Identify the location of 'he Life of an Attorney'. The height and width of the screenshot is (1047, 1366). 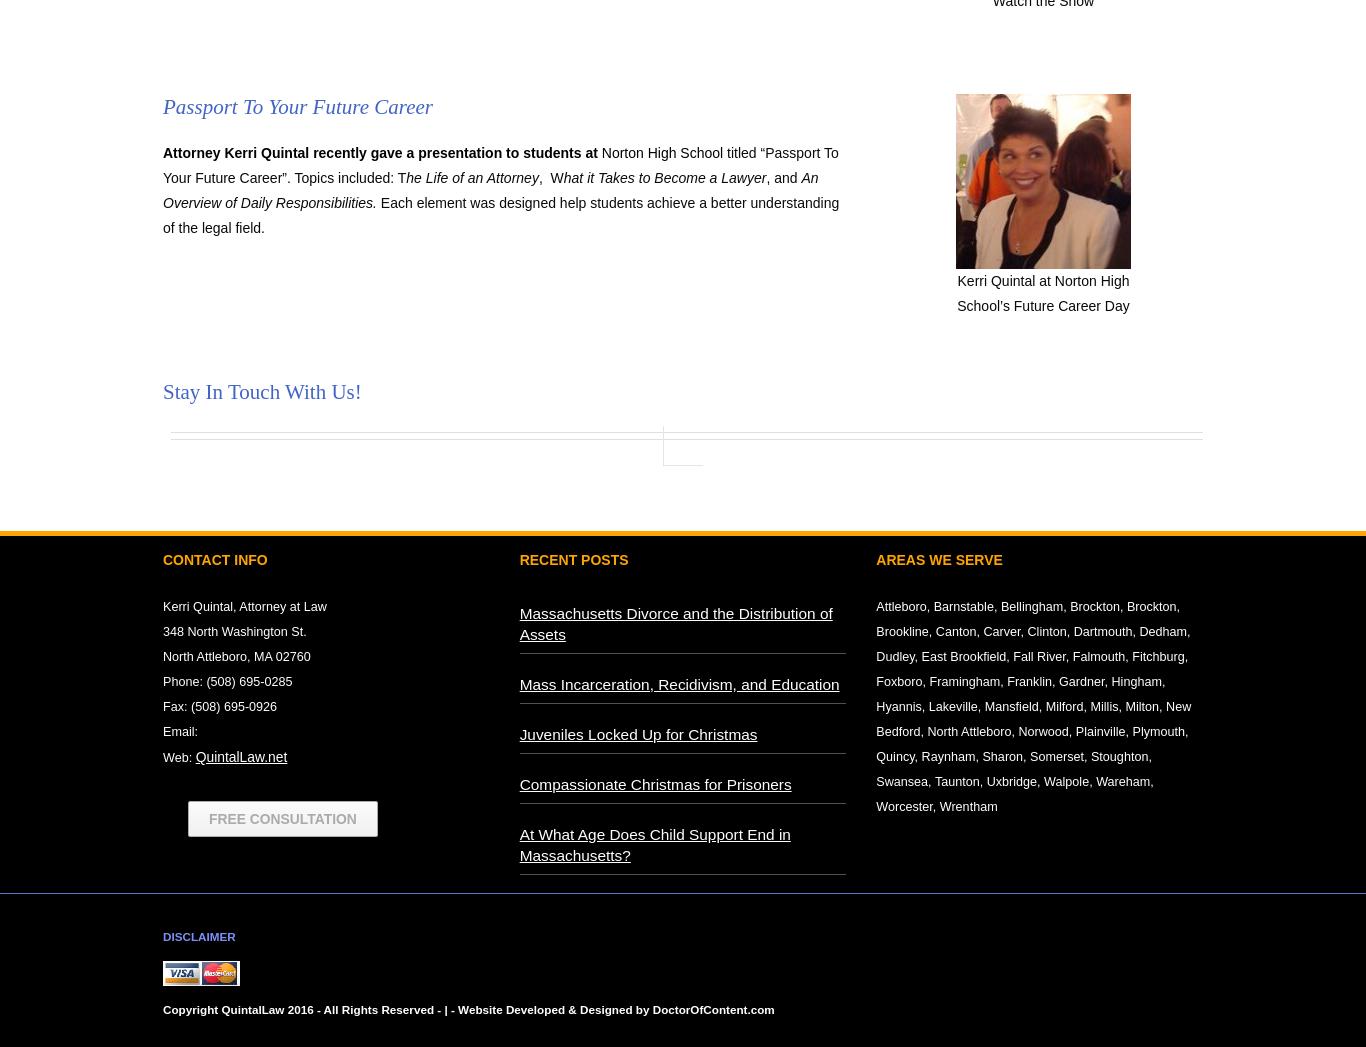
(471, 177).